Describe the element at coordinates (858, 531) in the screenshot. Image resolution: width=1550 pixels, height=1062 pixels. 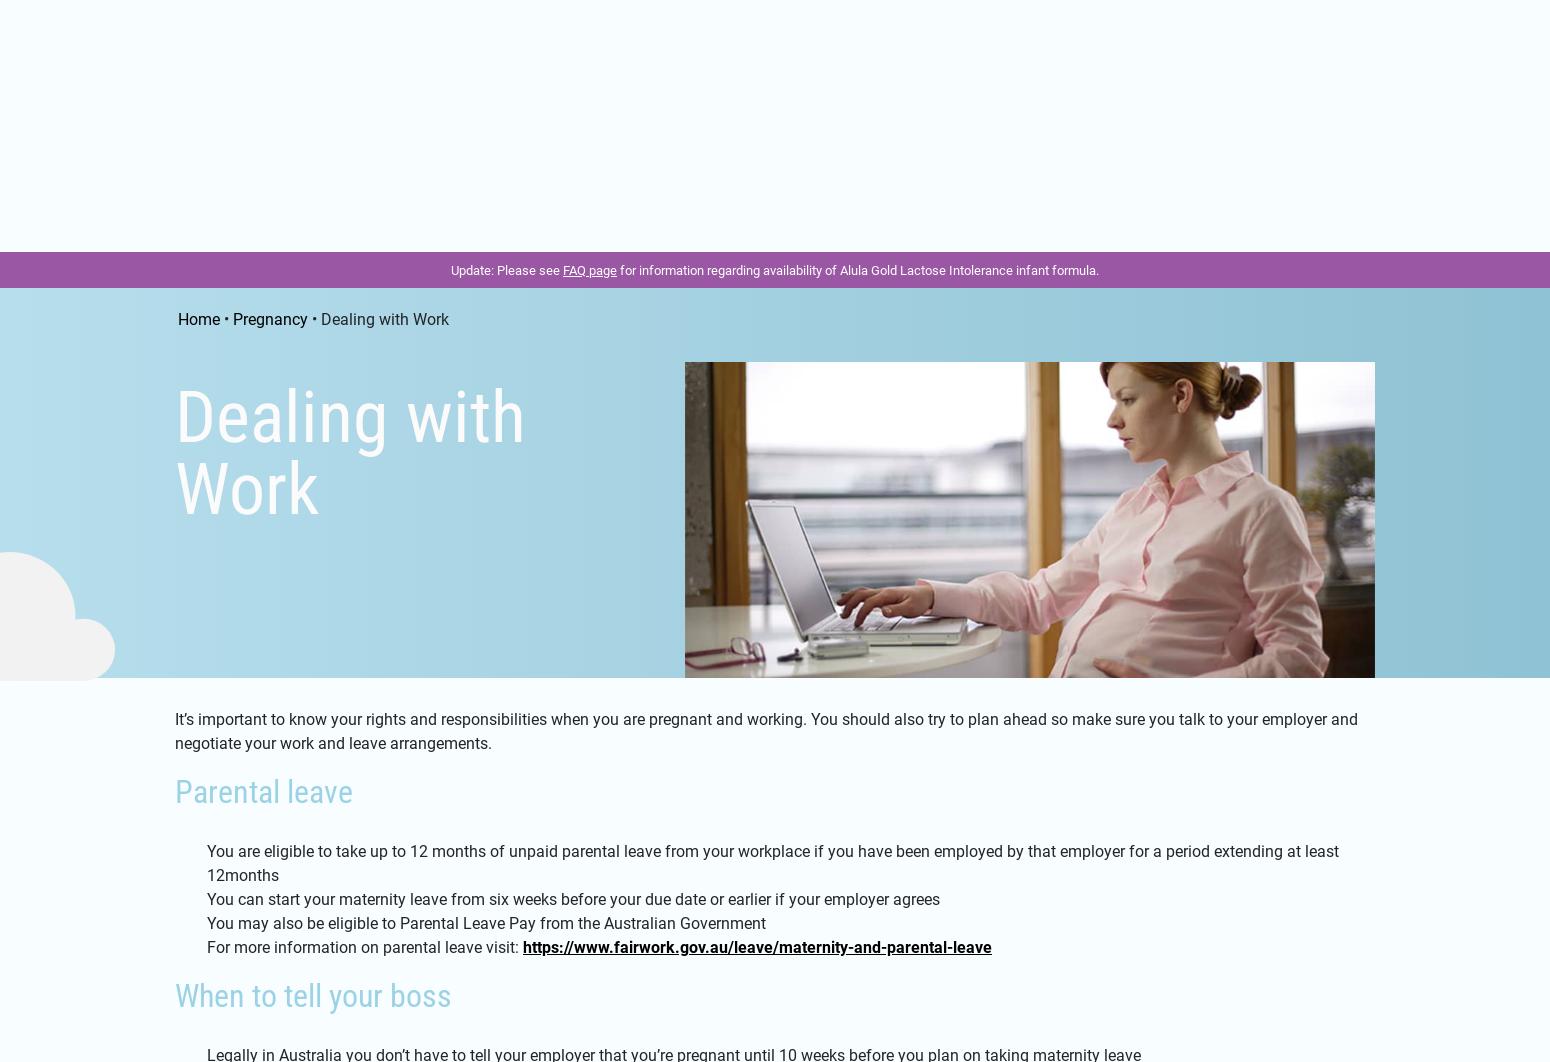
I see `'https://www.servicesaustralia.gov.au/individuals/services/centrelink/parental-leave-pay'` at that location.